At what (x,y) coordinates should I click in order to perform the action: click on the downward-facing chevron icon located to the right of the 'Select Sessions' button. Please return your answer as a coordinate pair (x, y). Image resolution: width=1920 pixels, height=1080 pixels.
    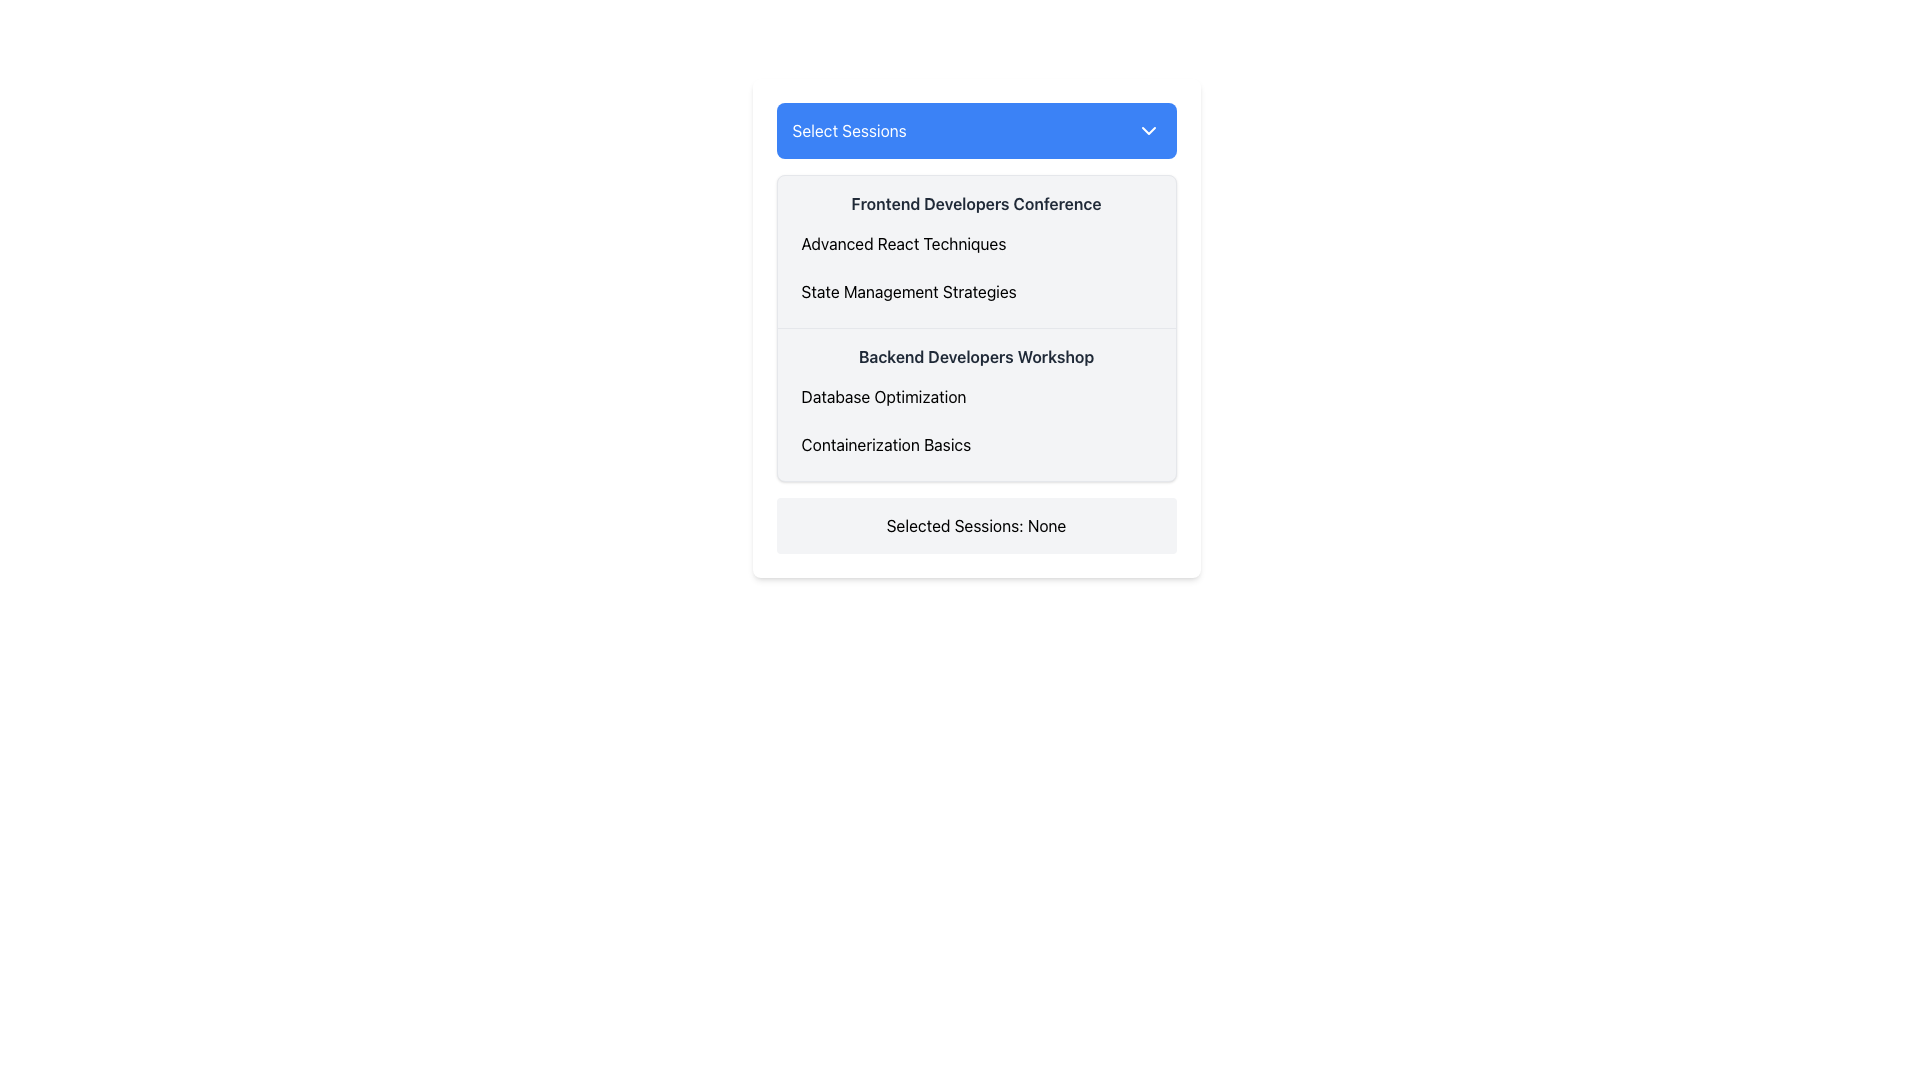
    Looking at the image, I should click on (1148, 131).